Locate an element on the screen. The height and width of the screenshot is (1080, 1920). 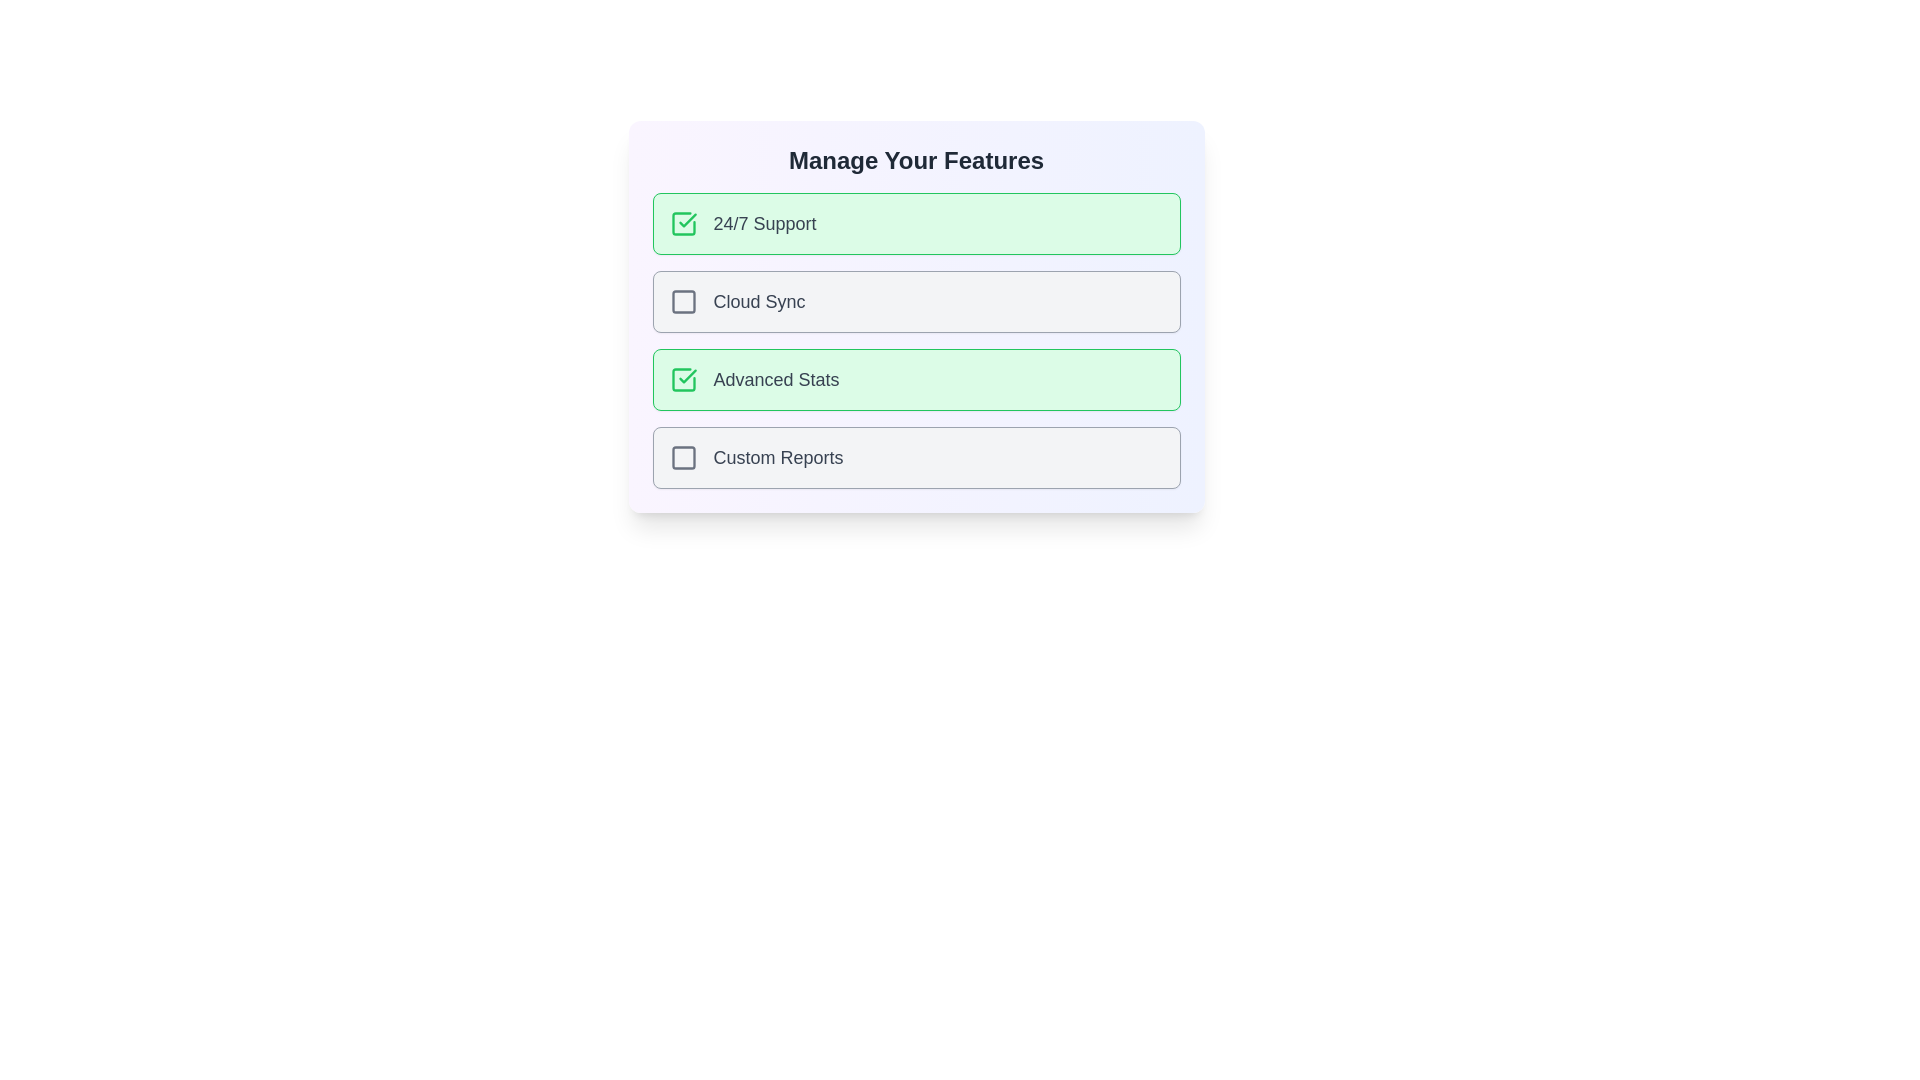
the checkbox associated with the green graphical icon located in the 'Manage Your Features' section, horizontally aligned with 'Advanced Stats' is located at coordinates (683, 380).